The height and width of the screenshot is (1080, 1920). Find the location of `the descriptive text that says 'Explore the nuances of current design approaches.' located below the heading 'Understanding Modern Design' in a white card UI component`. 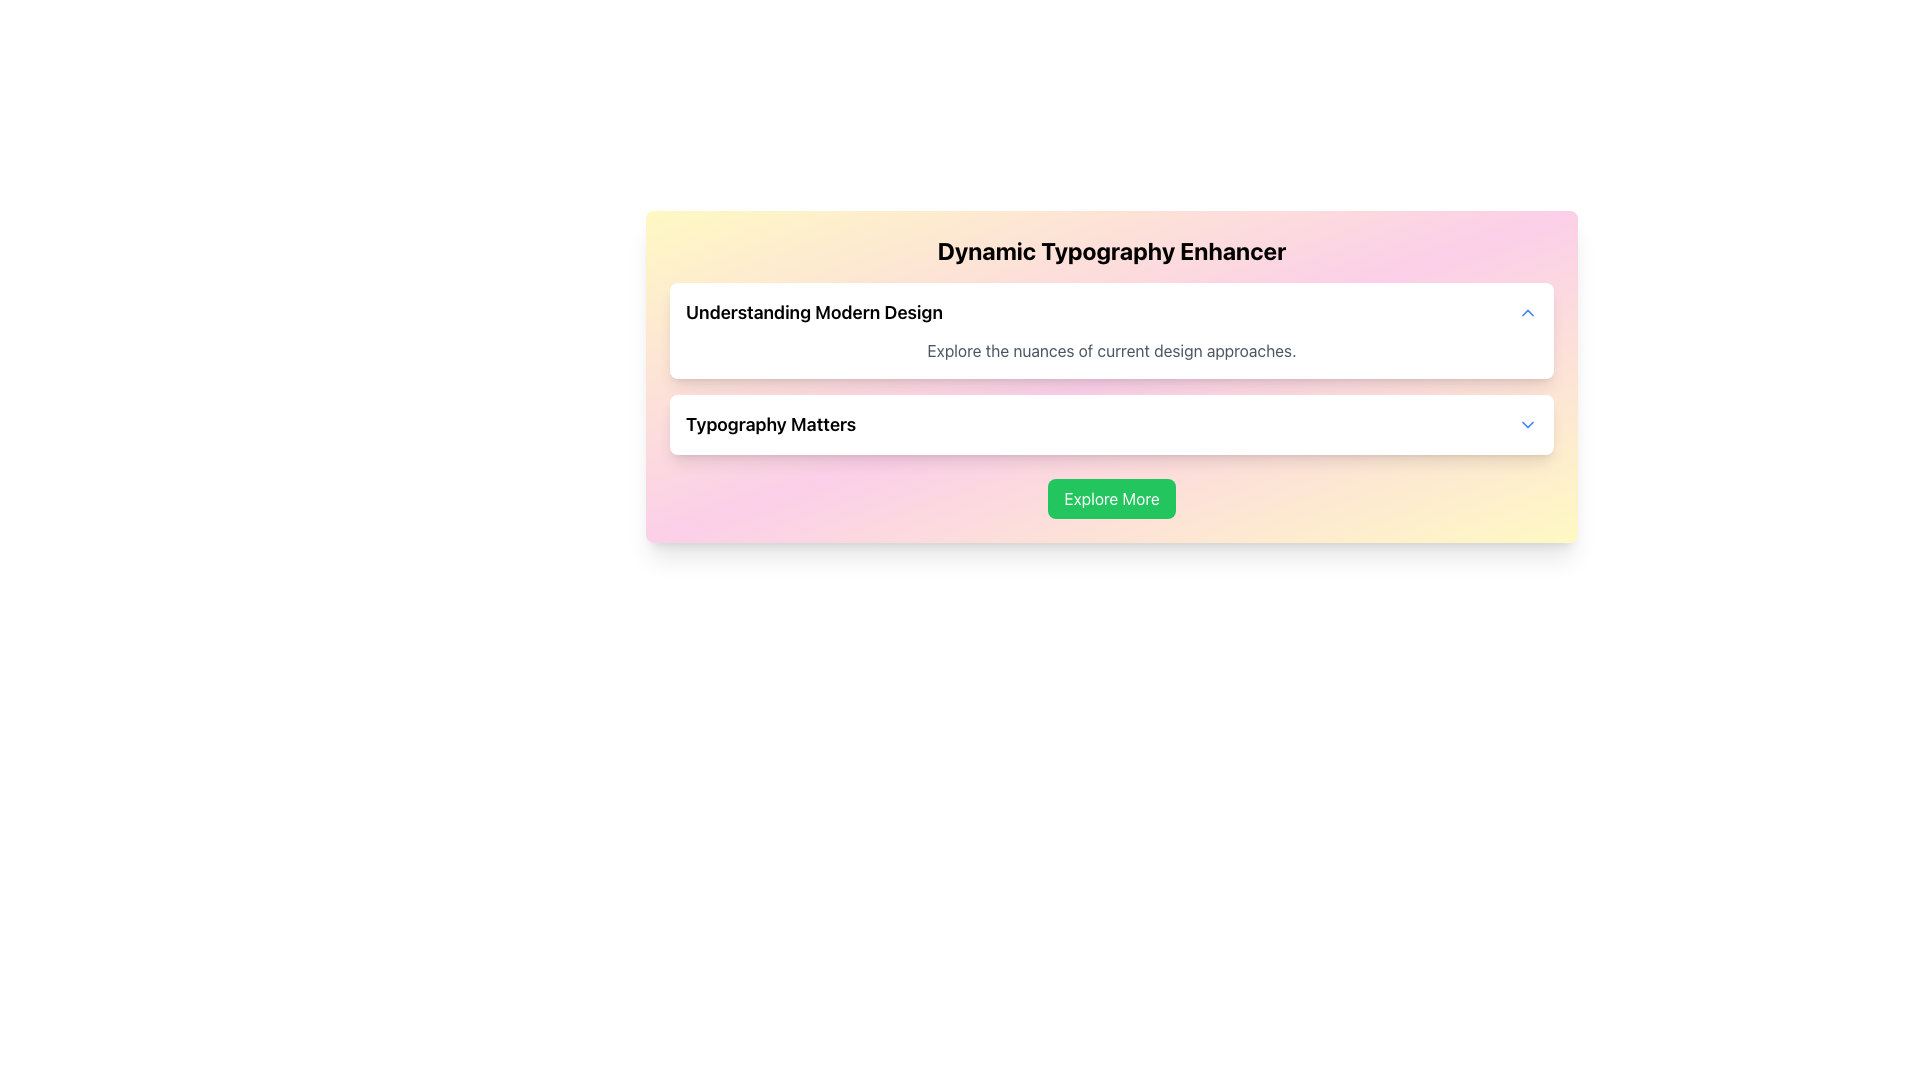

the descriptive text that says 'Explore the nuances of current design approaches.' located below the heading 'Understanding Modern Design' in a white card UI component is located at coordinates (1111, 350).